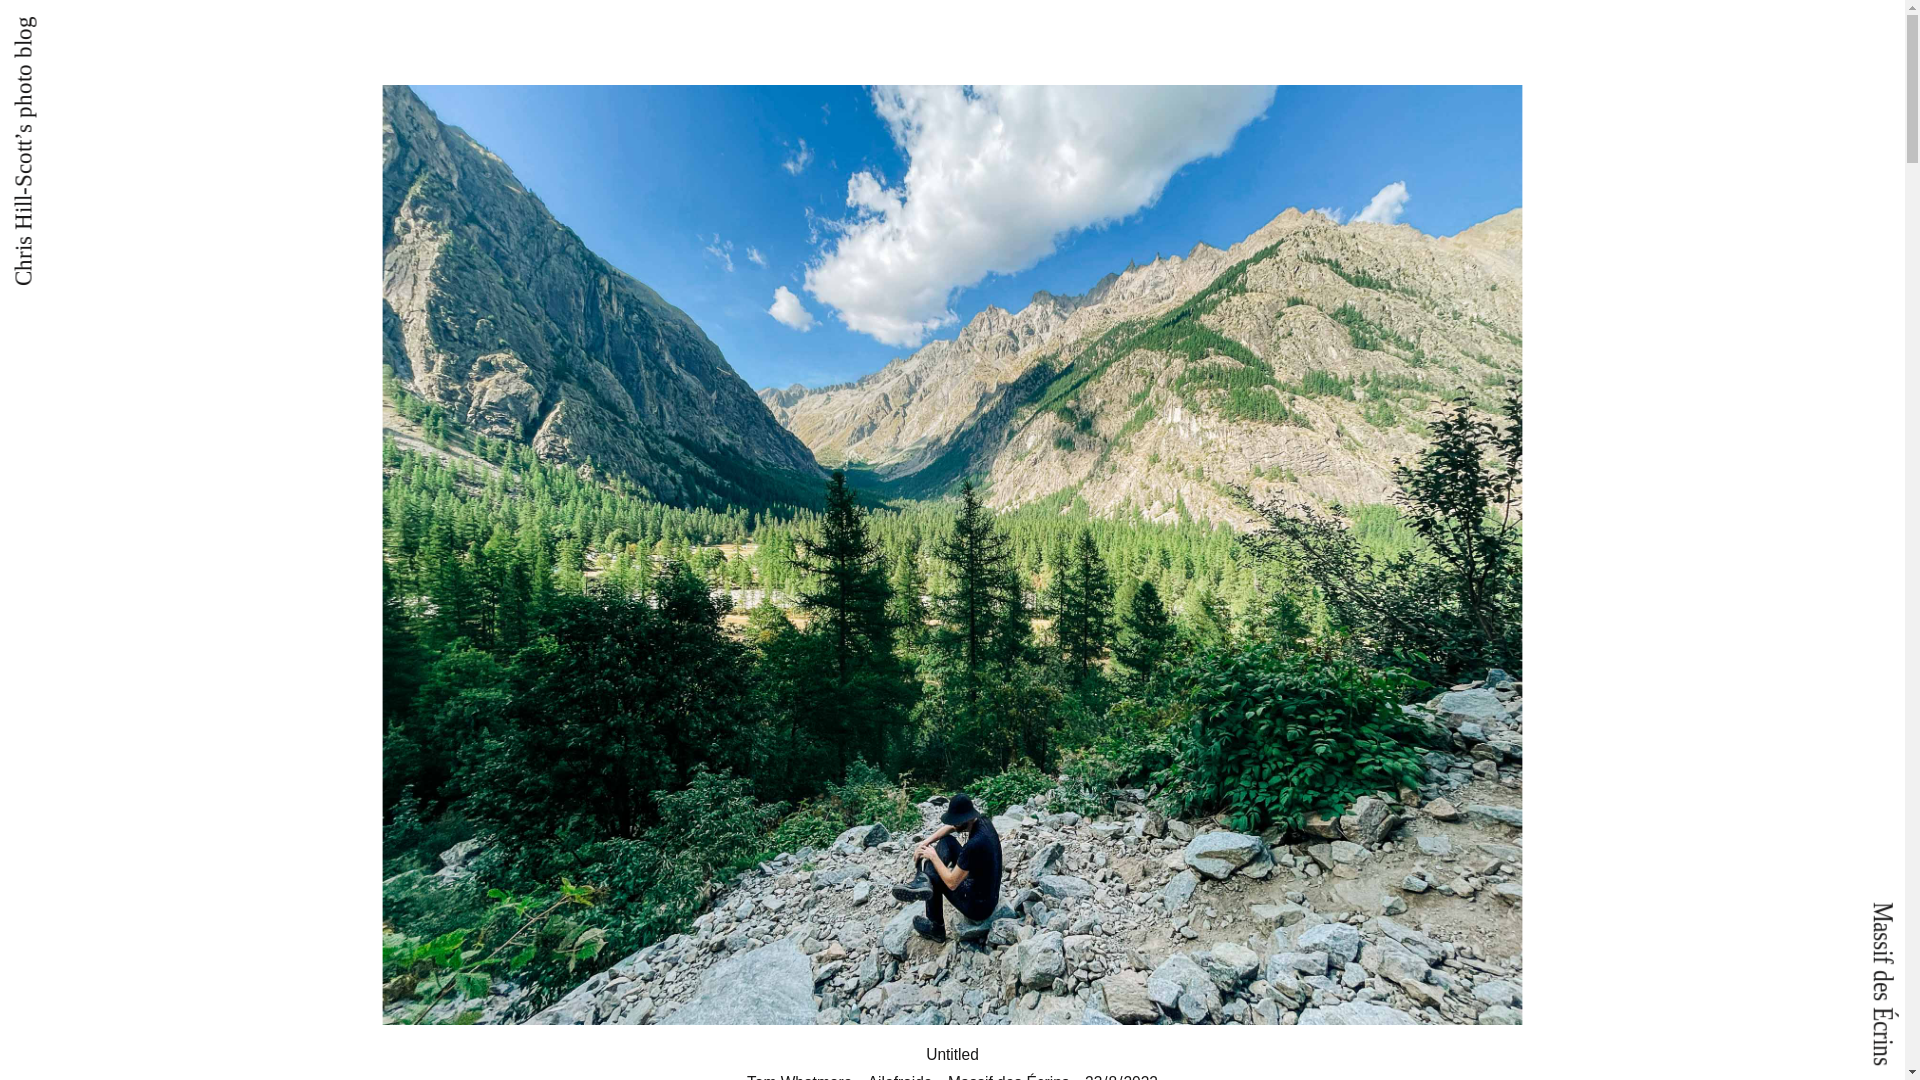 This screenshot has width=1920, height=1080. I want to click on 'Untitled', so click(952, 1053).